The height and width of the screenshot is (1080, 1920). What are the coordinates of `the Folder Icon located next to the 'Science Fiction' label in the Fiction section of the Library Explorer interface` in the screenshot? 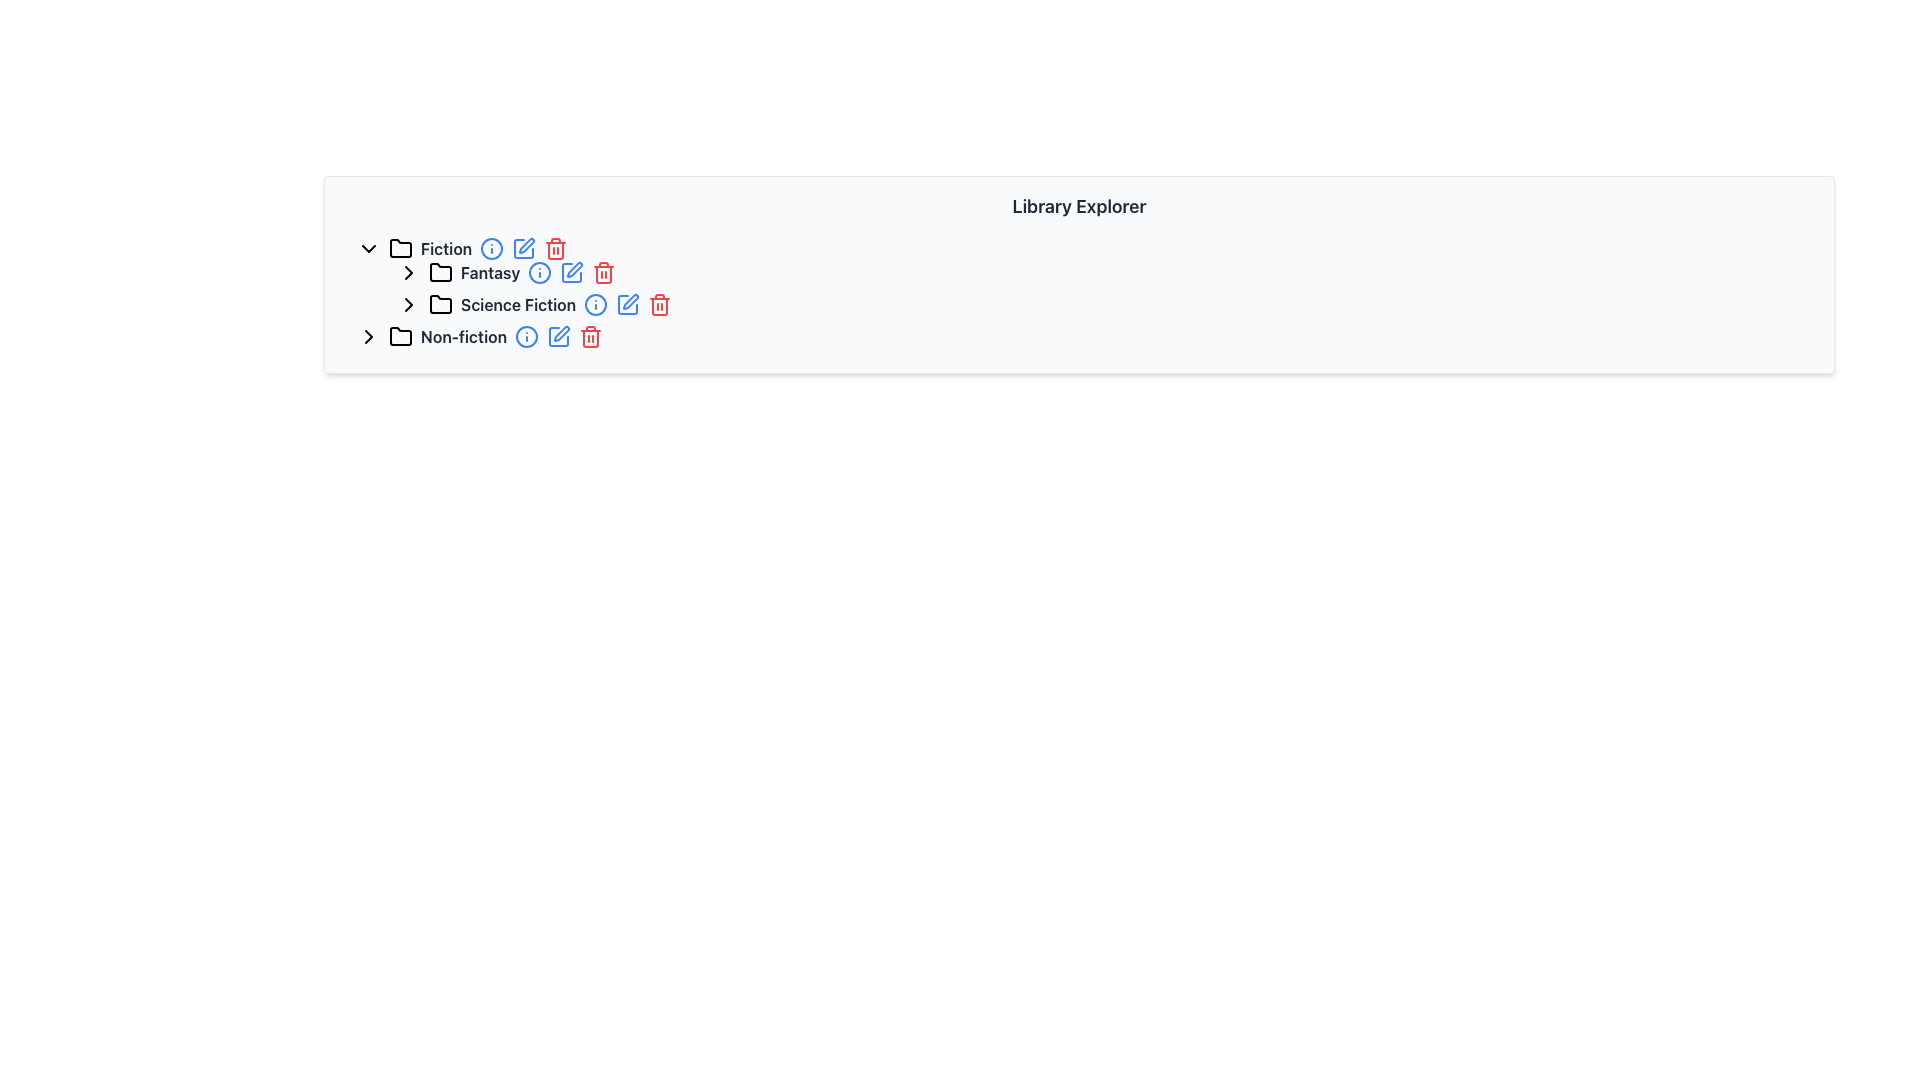 It's located at (440, 304).